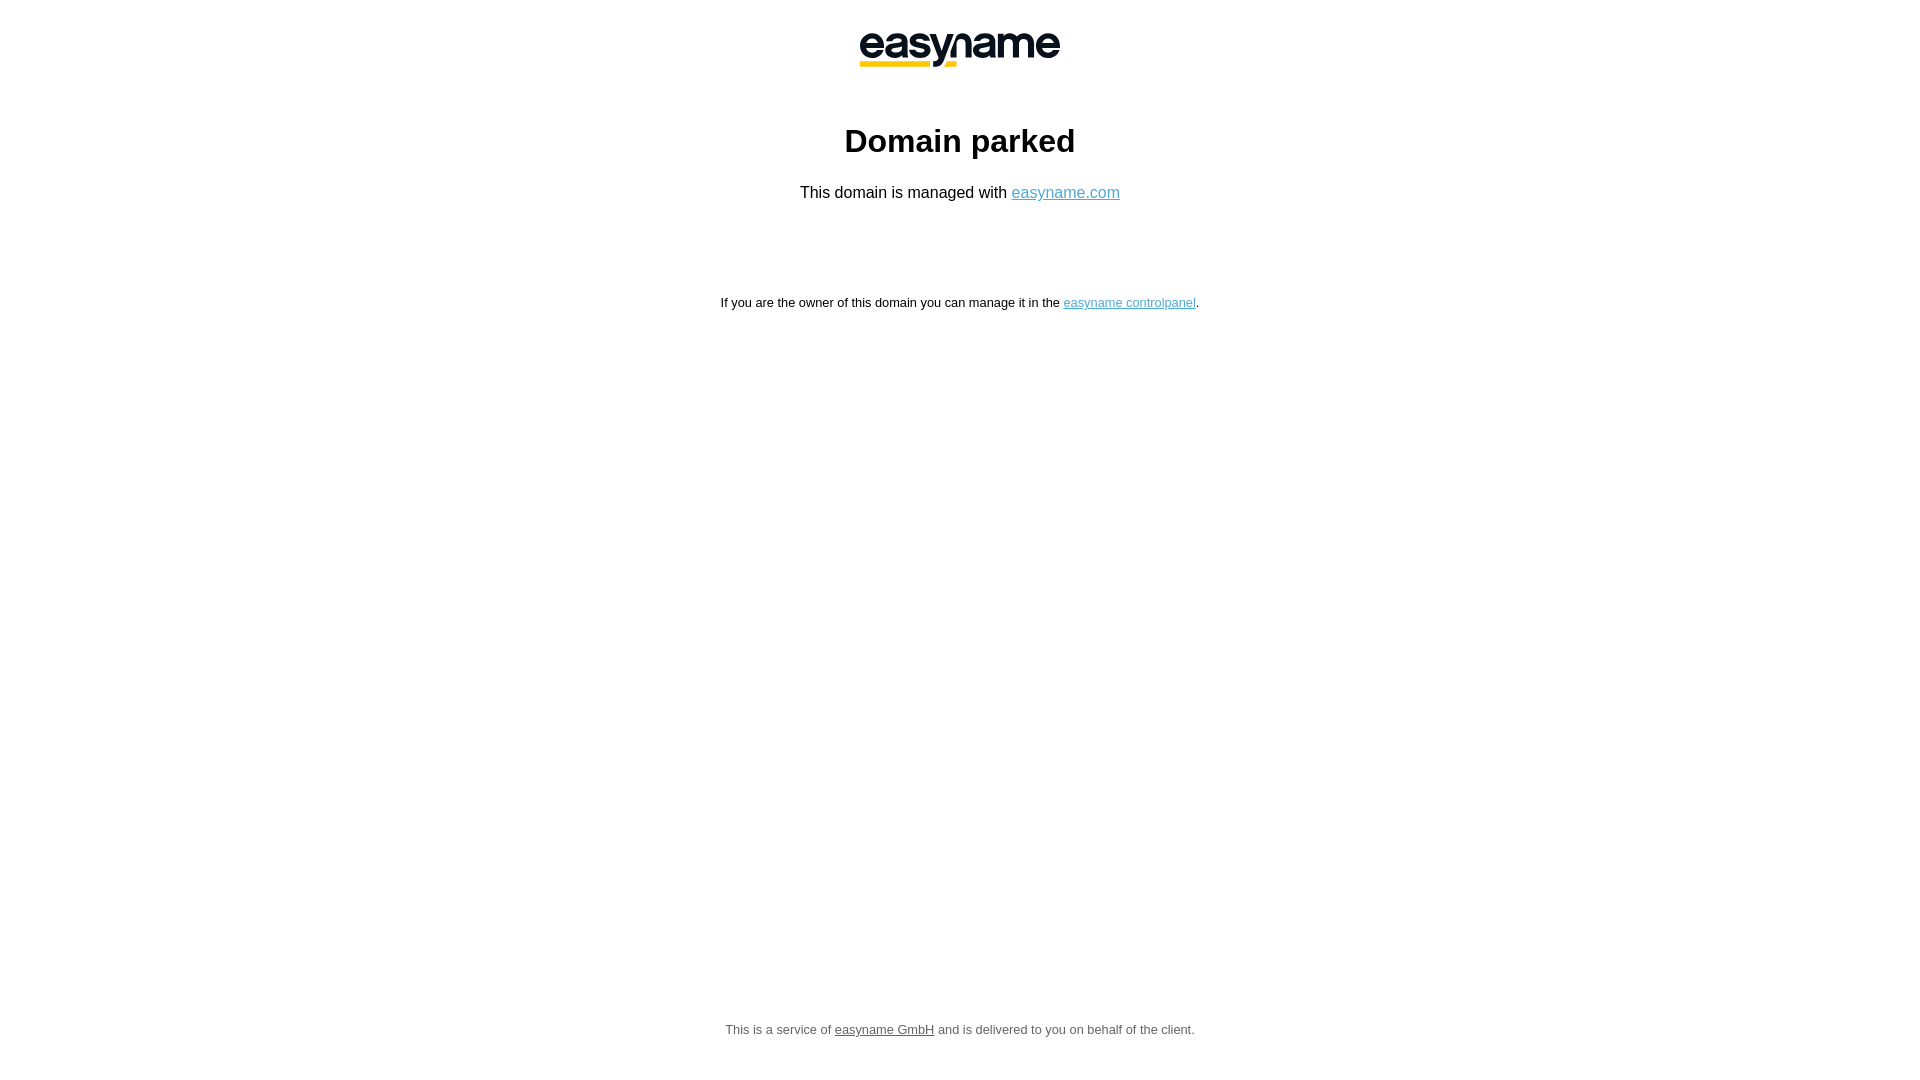 The image size is (1920, 1080). I want to click on 'easyname GmbH', so click(960, 49).